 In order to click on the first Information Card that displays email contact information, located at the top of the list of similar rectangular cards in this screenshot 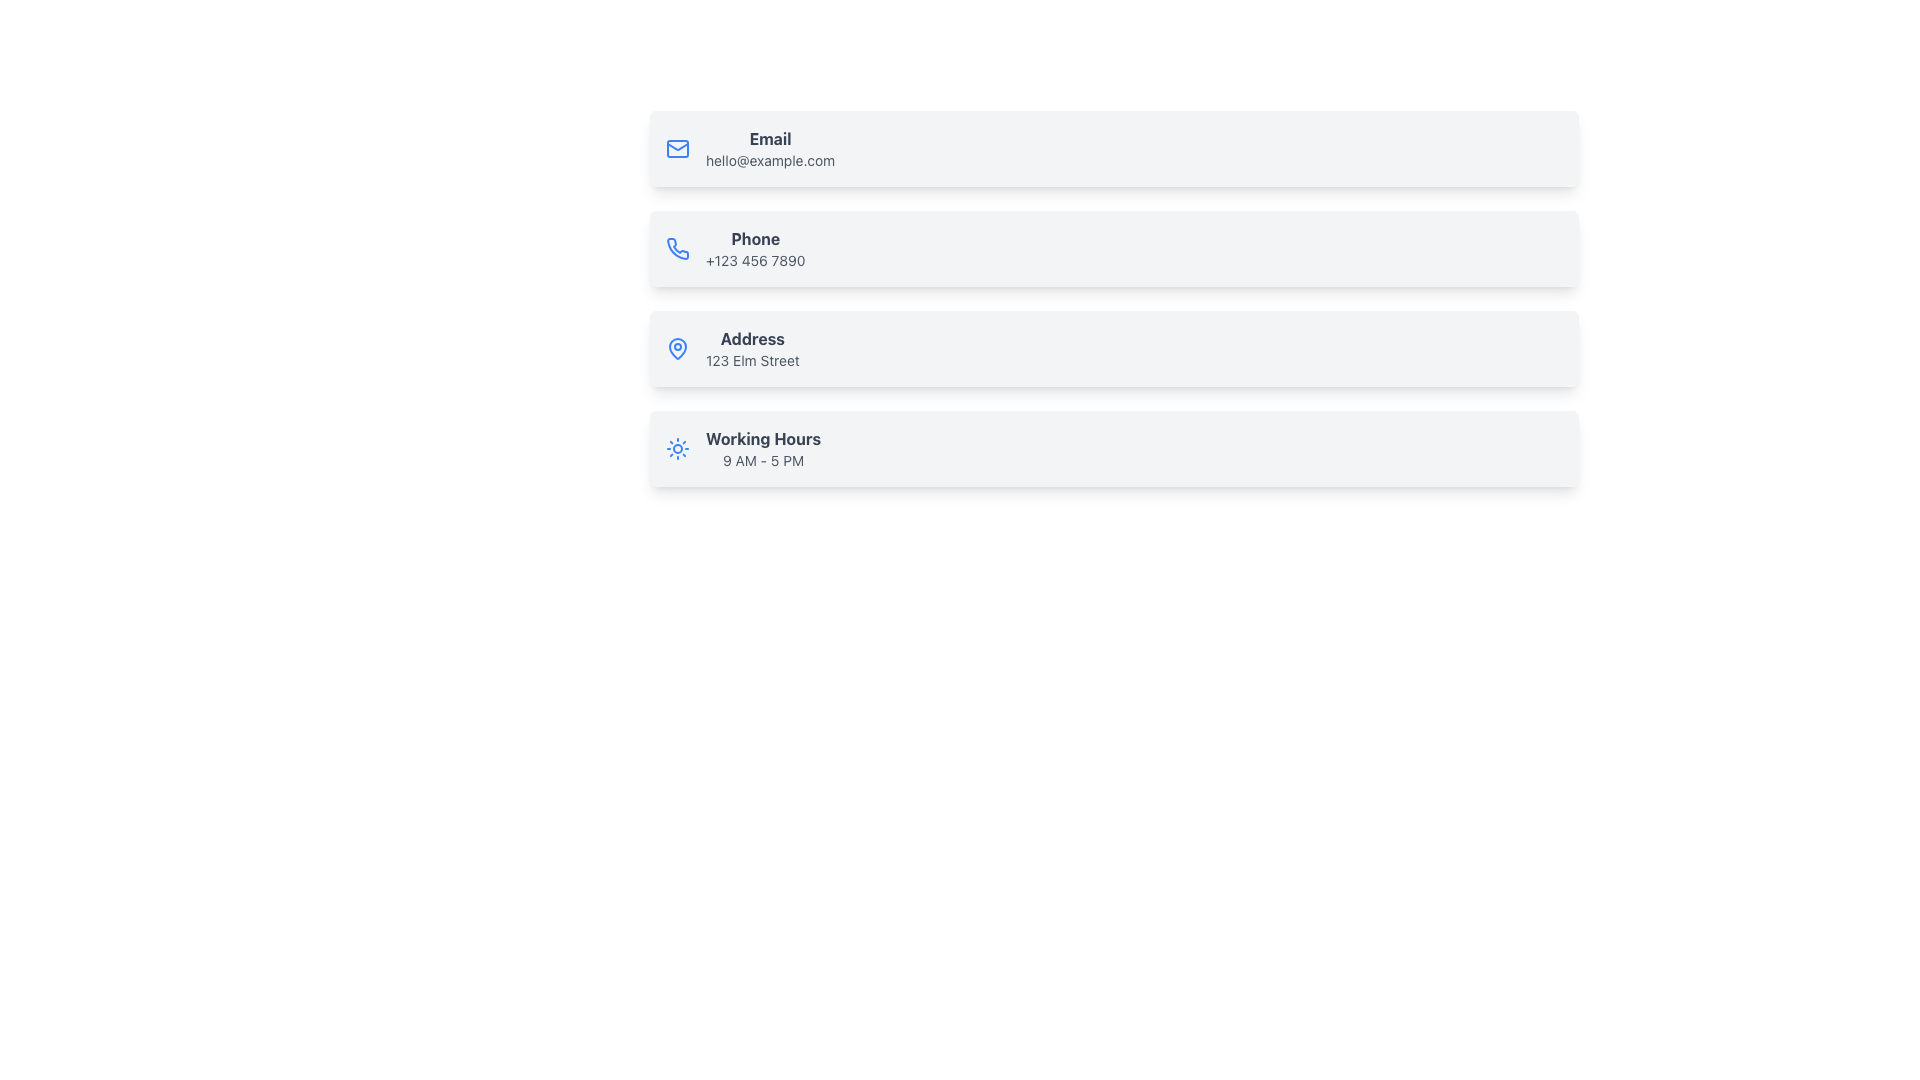, I will do `click(1113, 148)`.